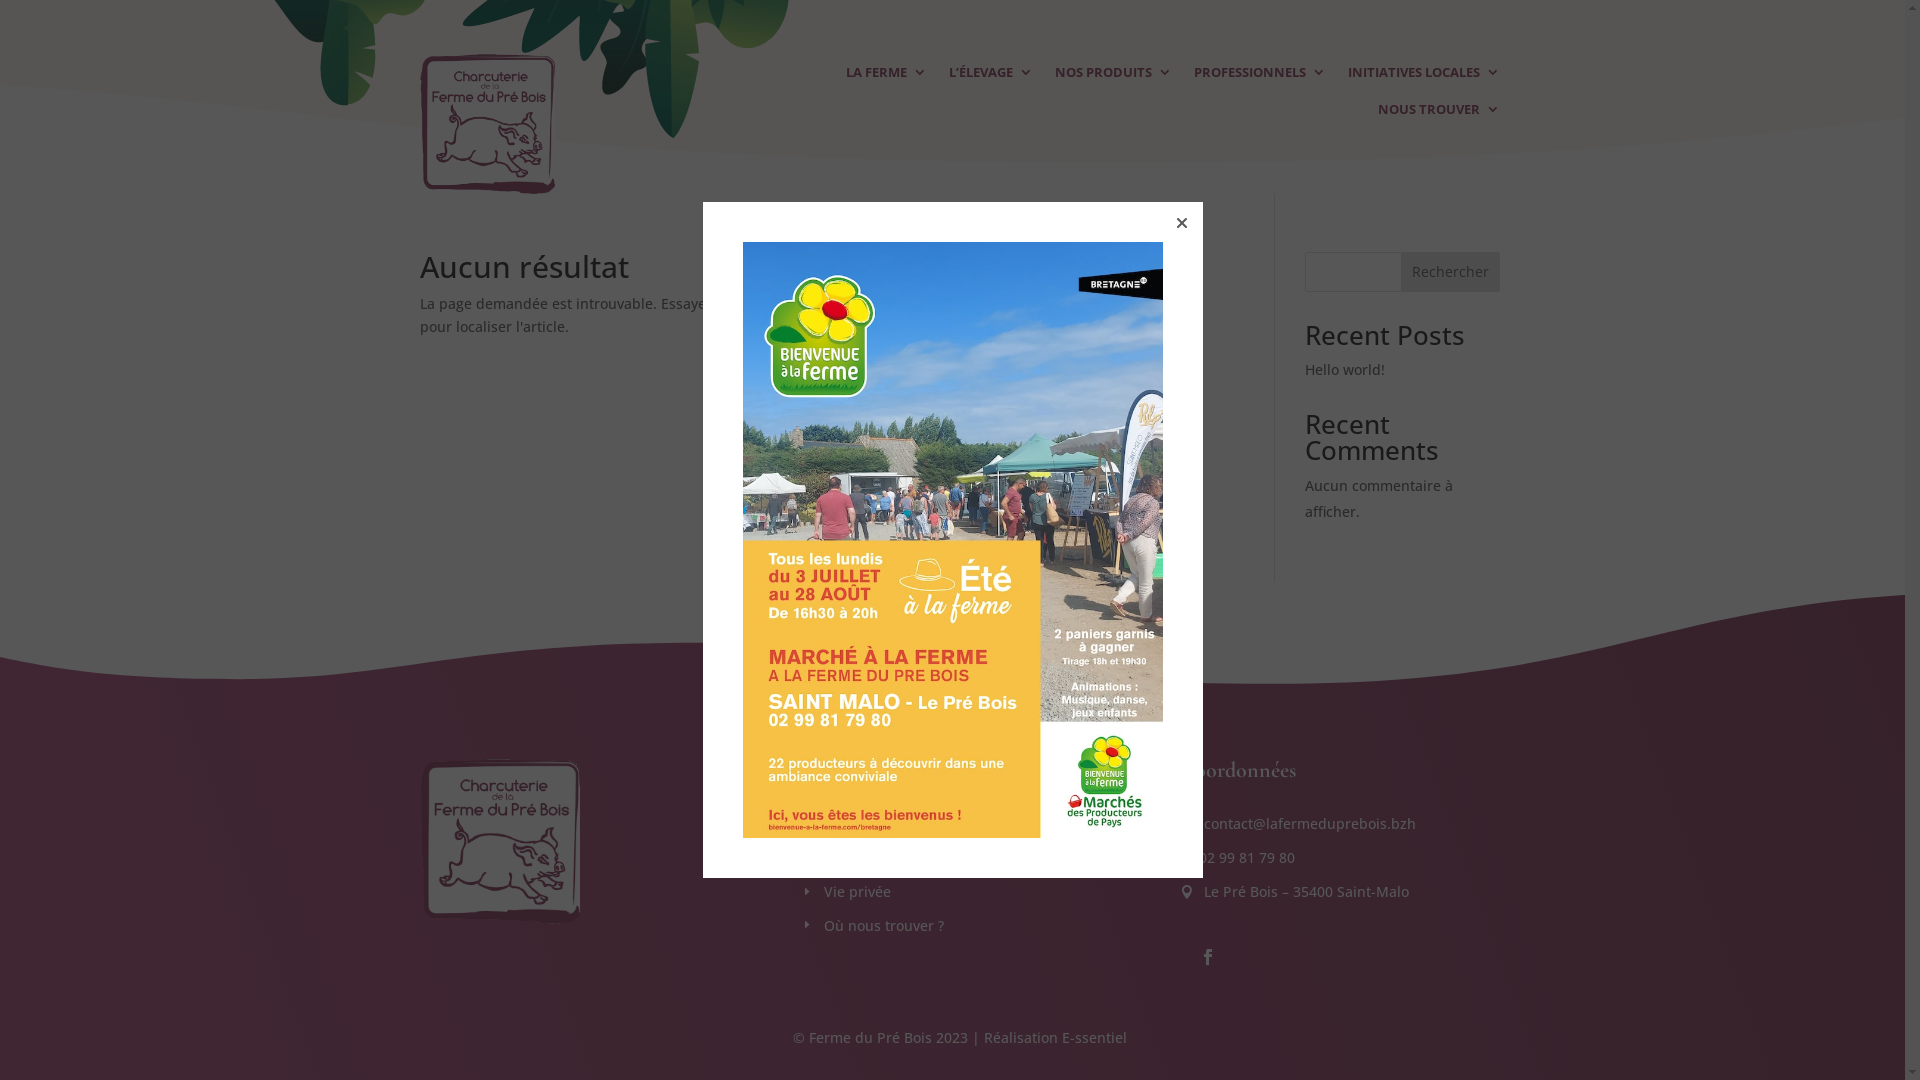 The height and width of the screenshot is (1080, 1920). What do you see at coordinates (1438, 113) in the screenshot?
I see `'NOUS TROUVER'` at bounding box center [1438, 113].